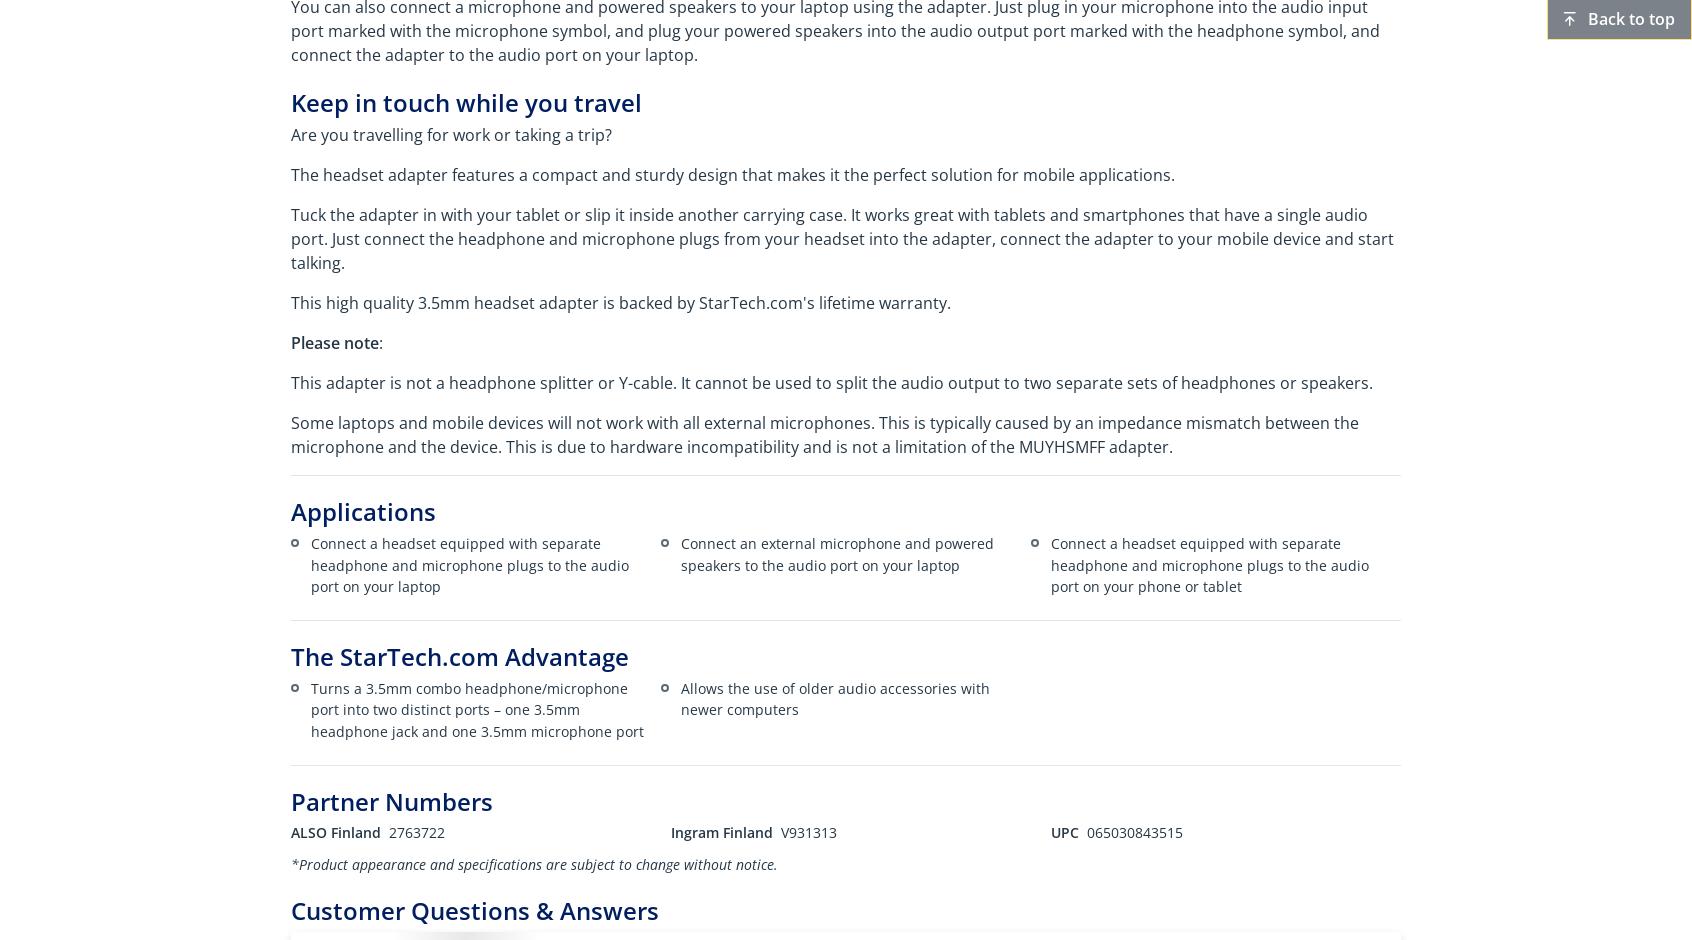 The image size is (1692, 940). What do you see at coordinates (720, 831) in the screenshot?
I see `'Ingram Finland'` at bounding box center [720, 831].